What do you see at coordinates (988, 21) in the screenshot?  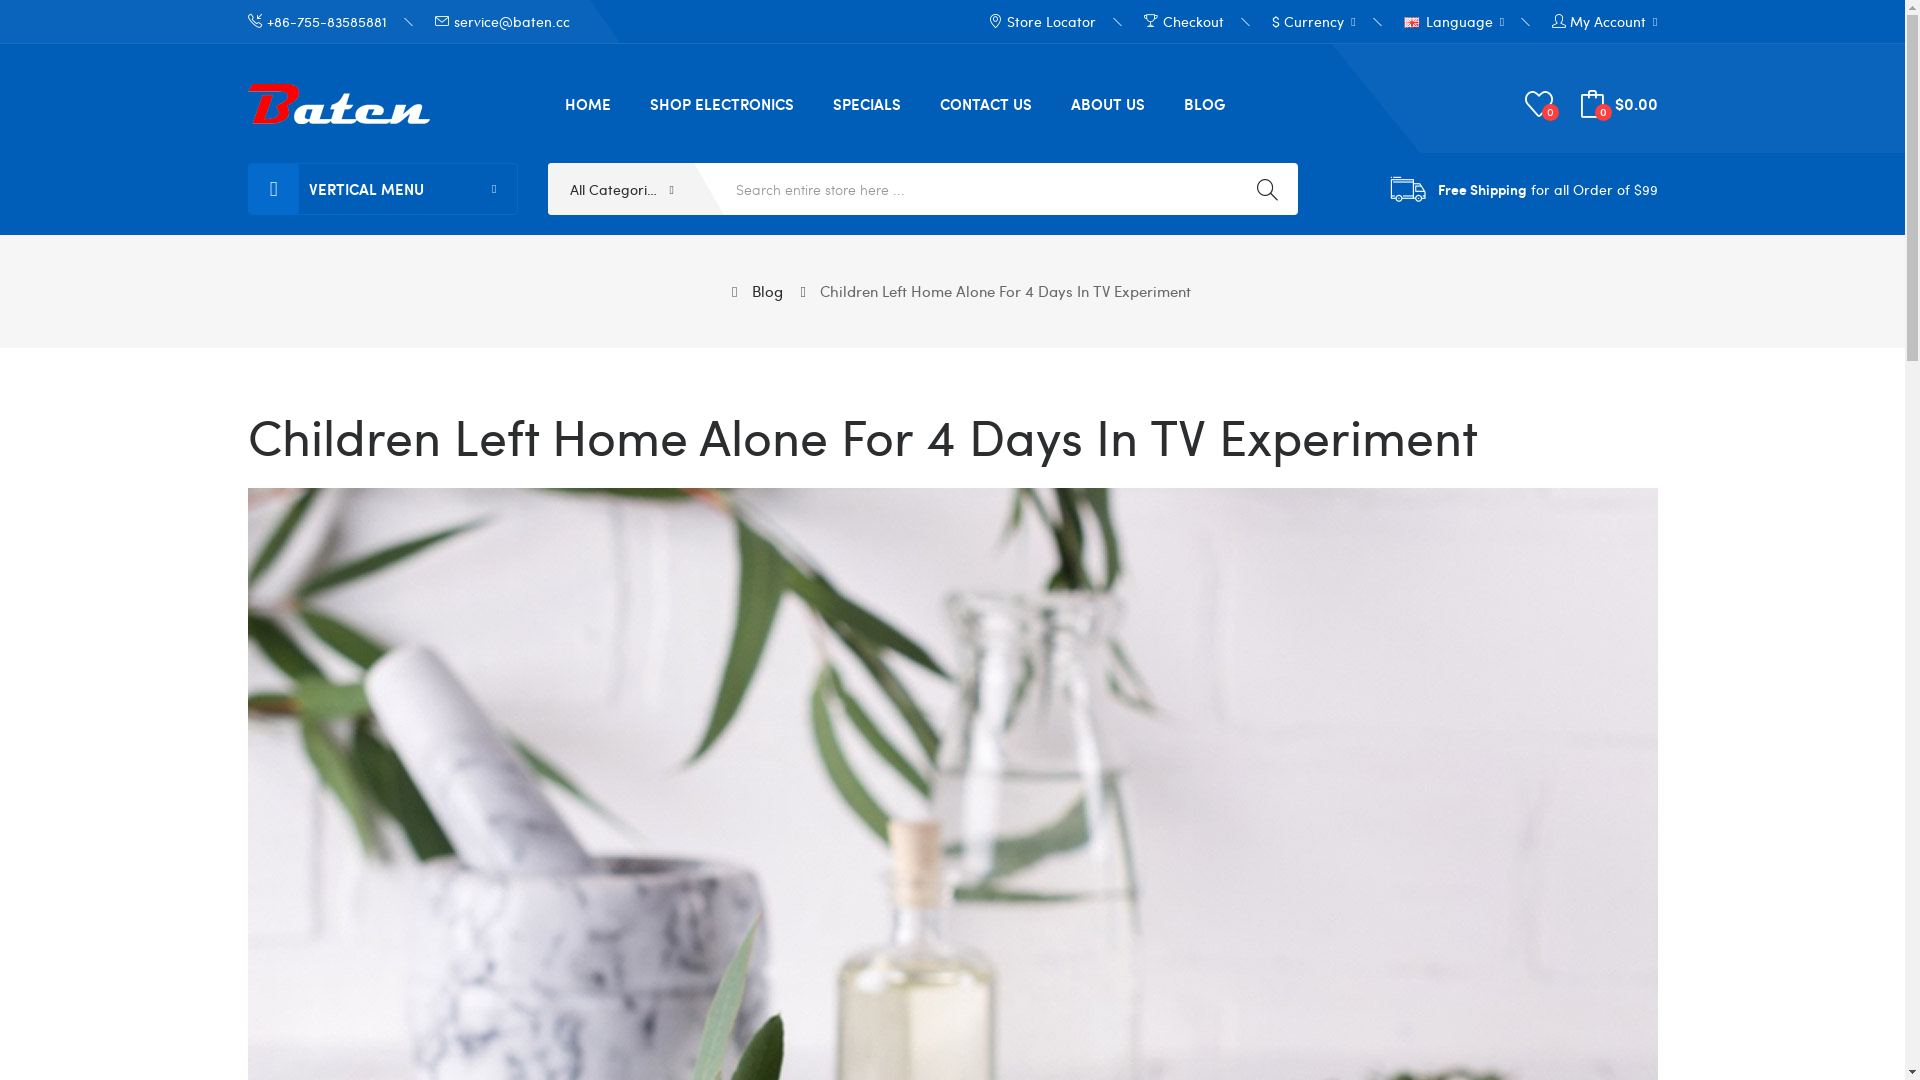 I see `'Store Locator'` at bounding box center [988, 21].